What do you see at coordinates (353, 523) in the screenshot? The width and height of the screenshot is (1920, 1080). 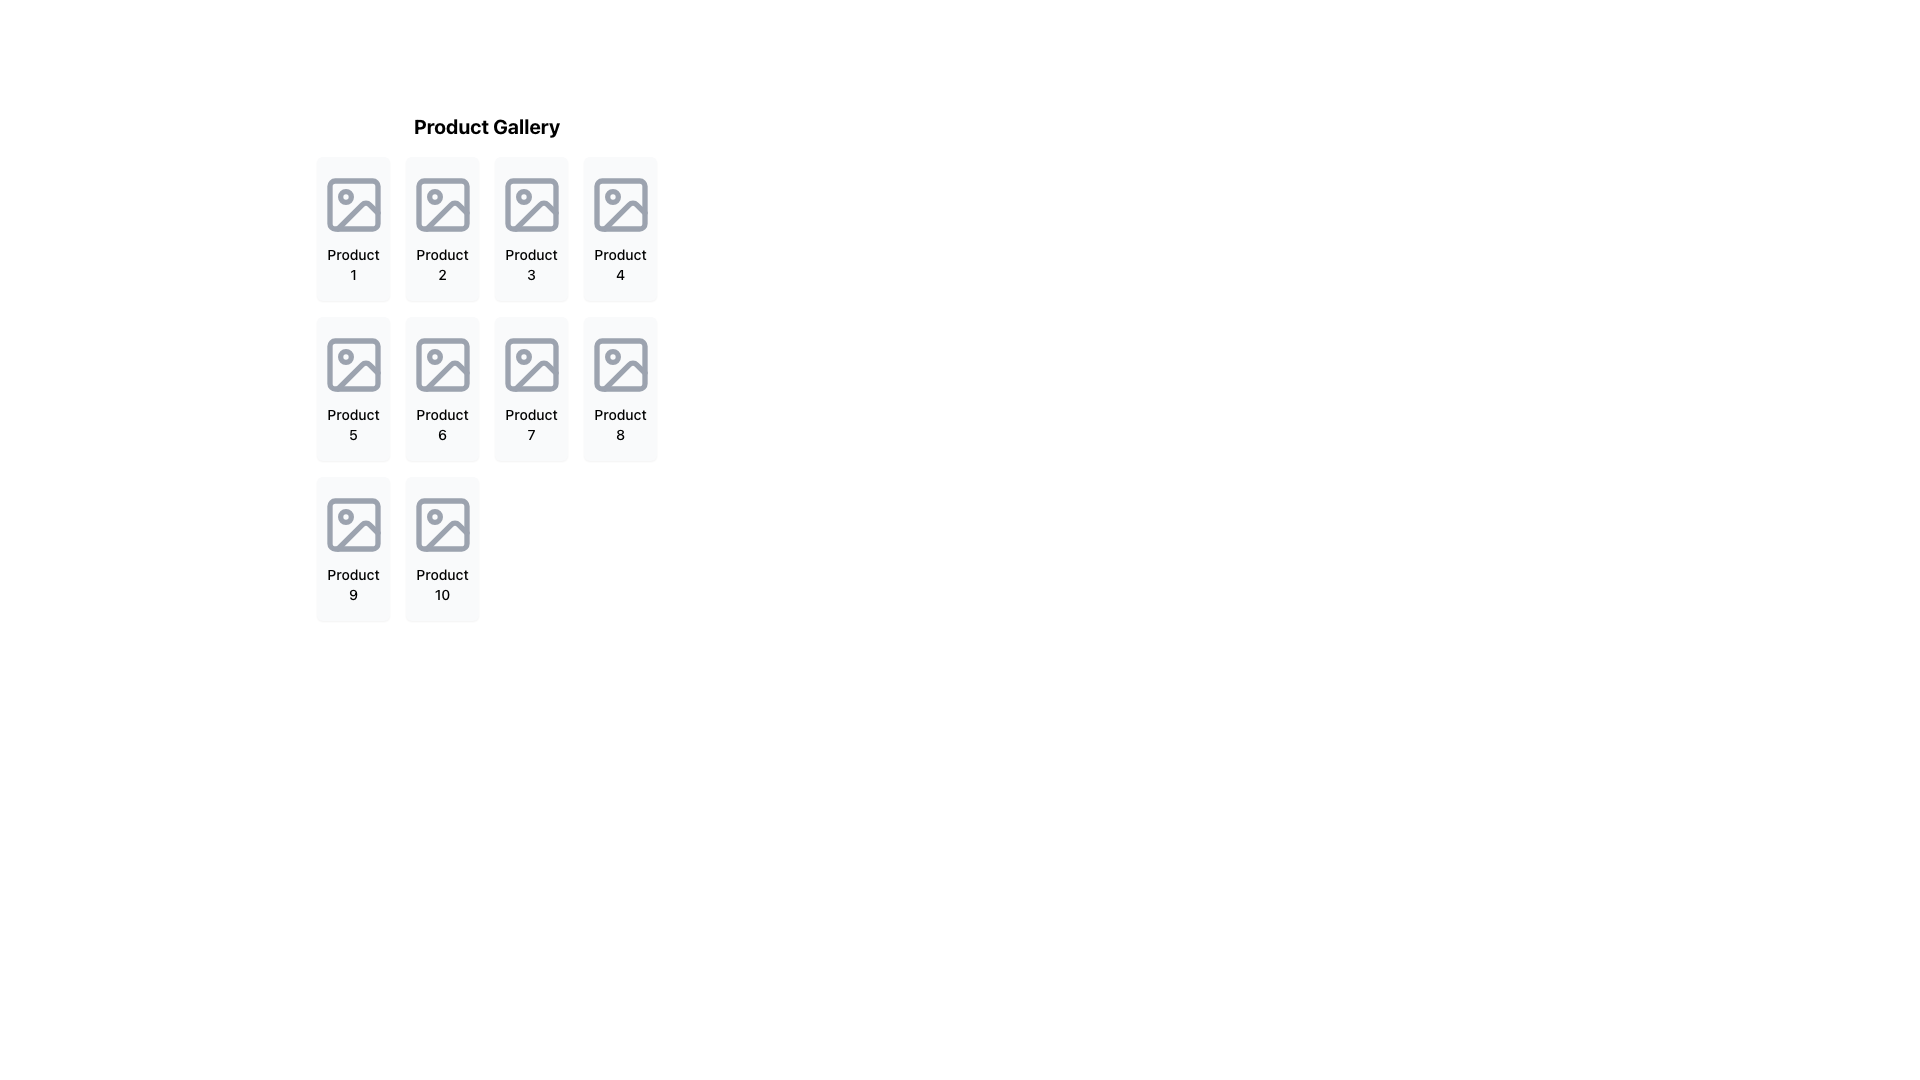 I see `the SVG graphical placeholder image of 'Product 9'` at bounding box center [353, 523].